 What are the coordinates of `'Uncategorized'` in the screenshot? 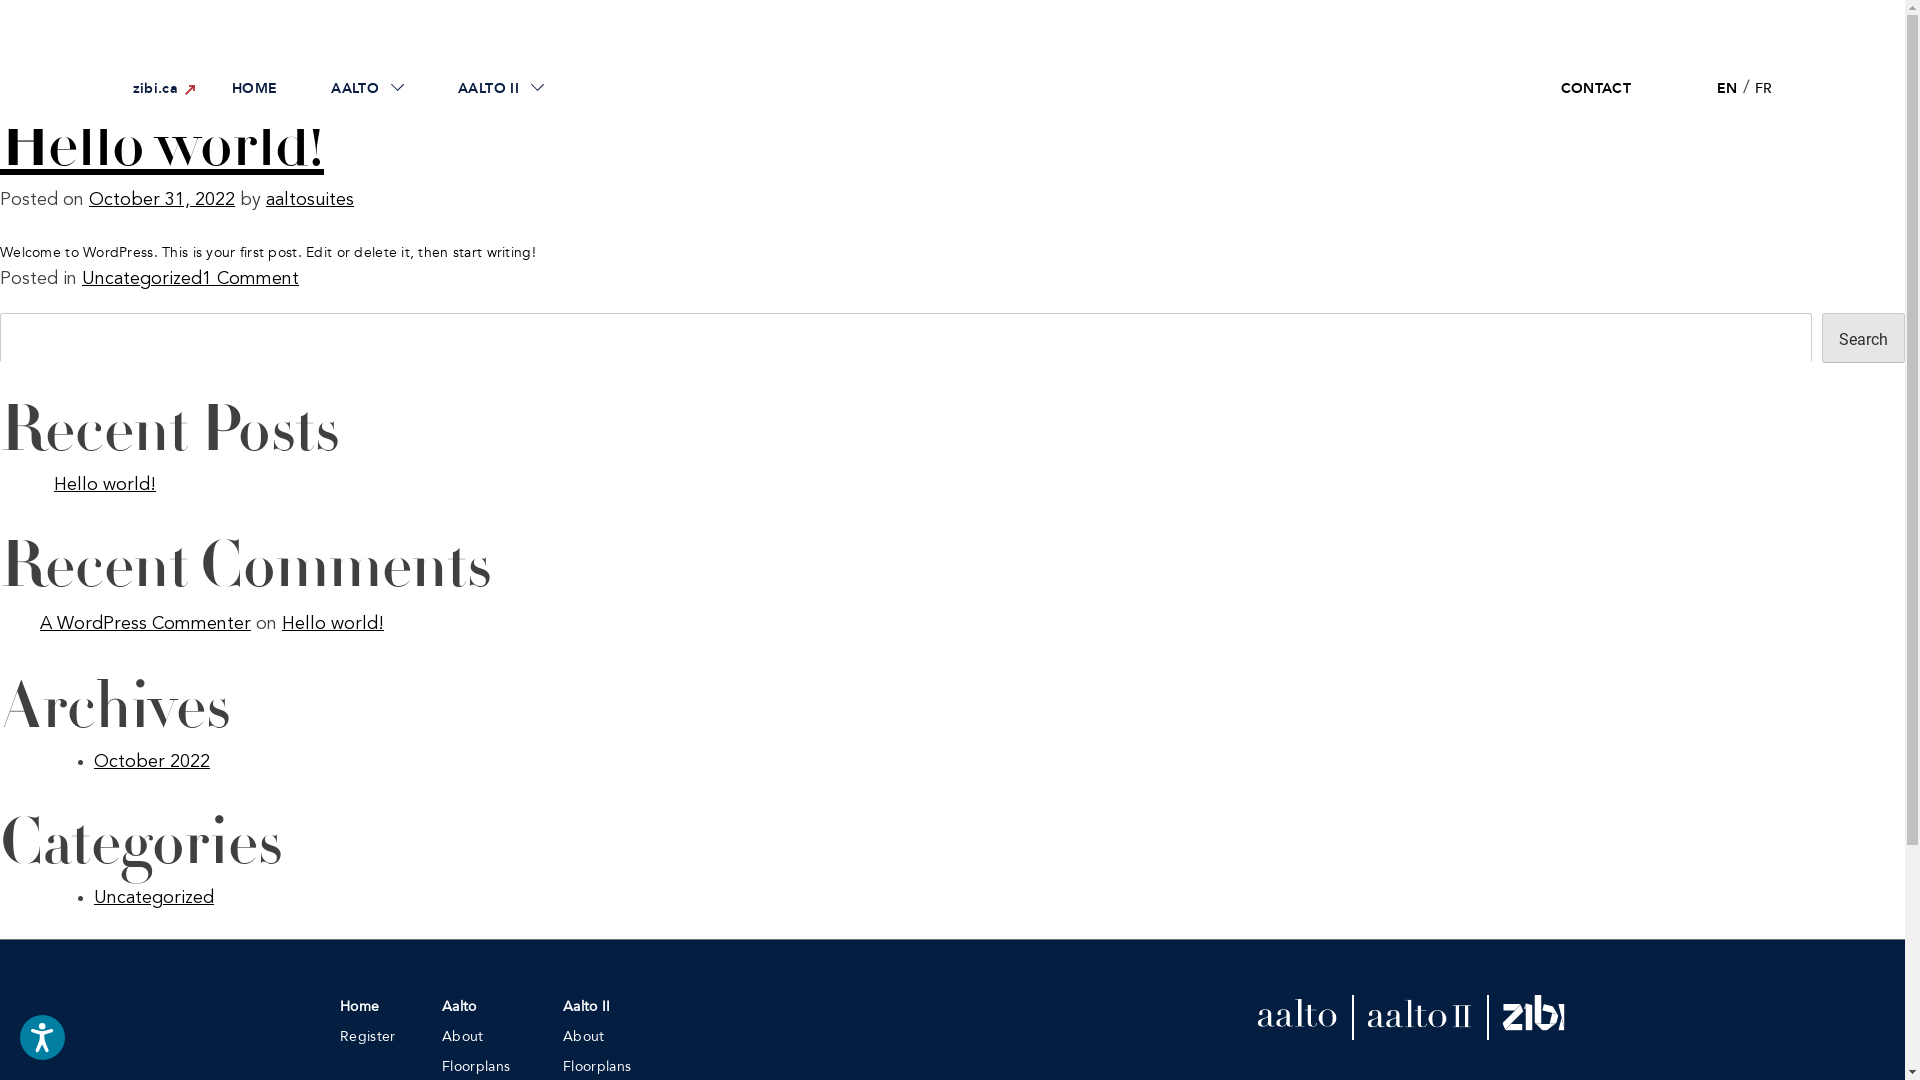 It's located at (93, 897).